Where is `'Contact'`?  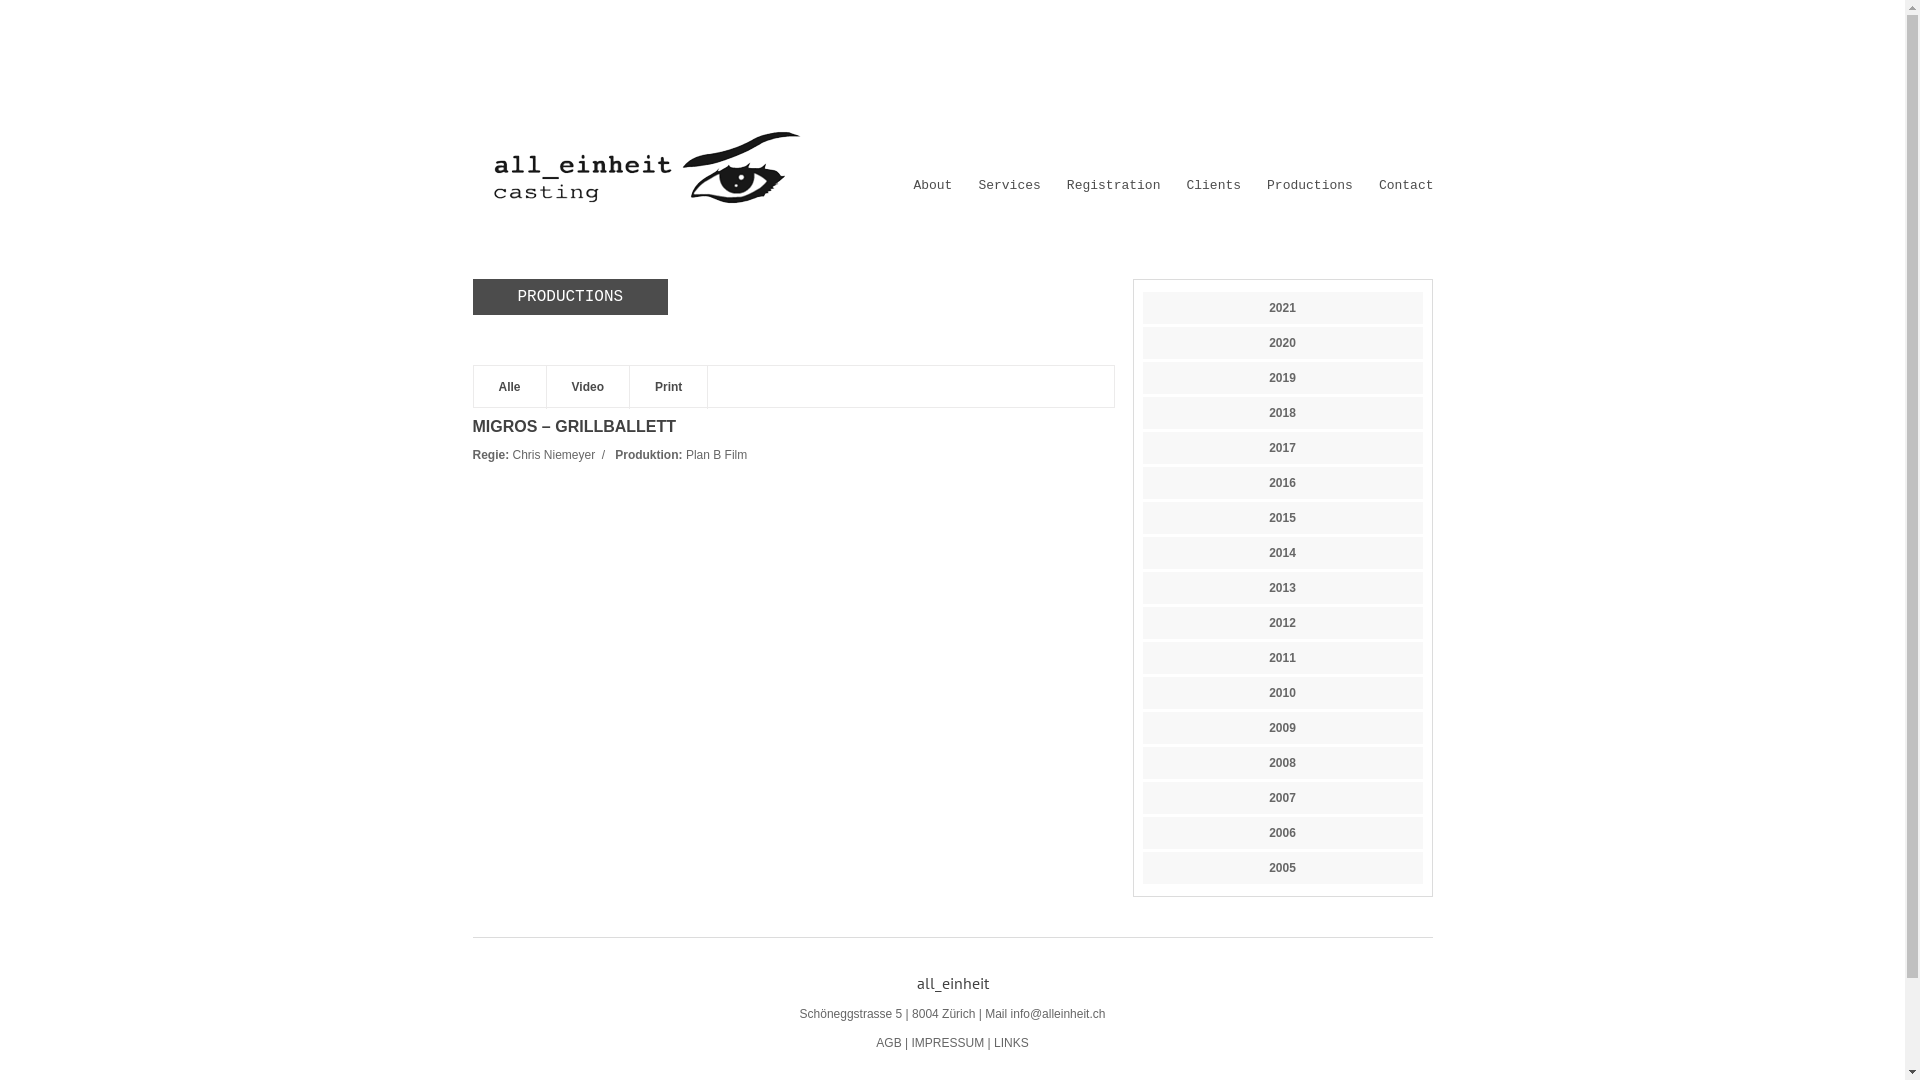 'Contact' is located at coordinates (1405, 185).